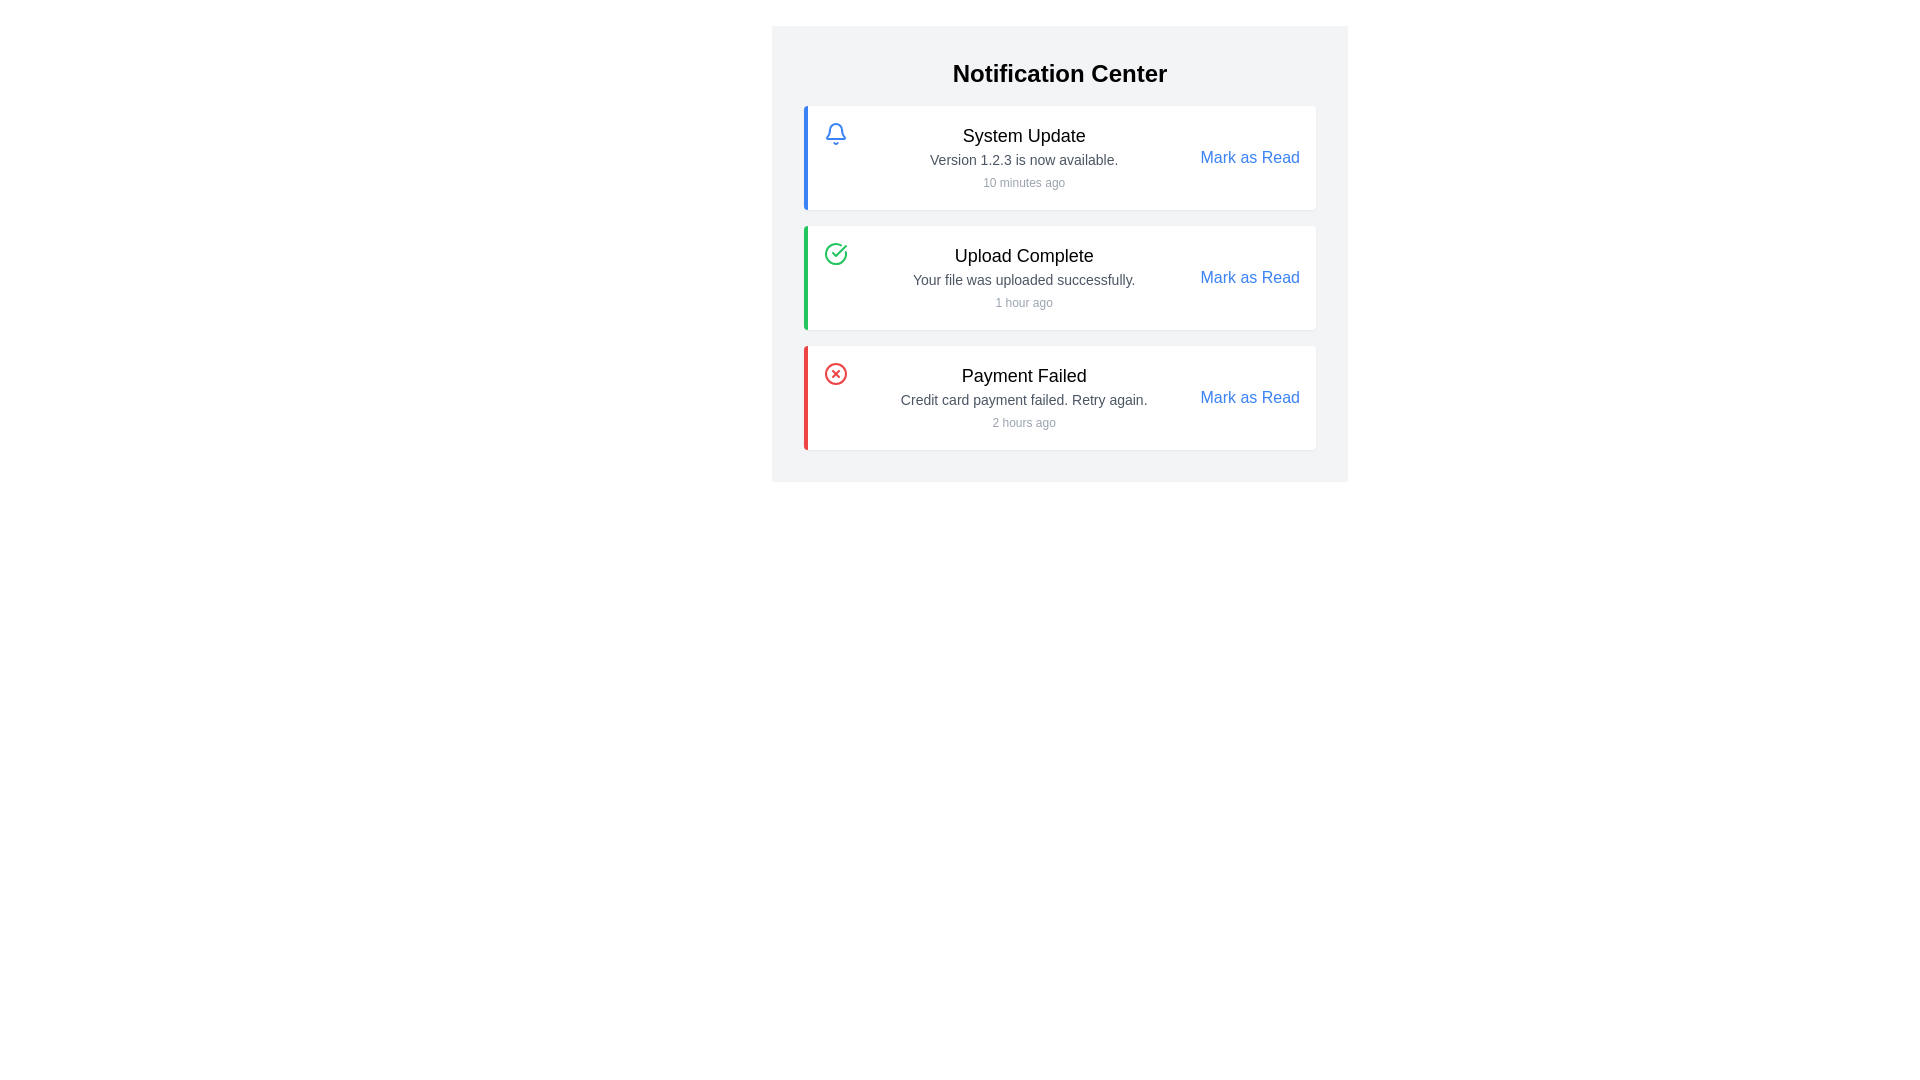 The width and height of the screenshot is (1920, 1080). What do you see at coordinates (1024, 280) in the screenshot?
I see `the notification text block that indicates the successful upload of a file, located in the middle of the notification card titled 'Upload Complete'` at bounding box center [1024, 280].